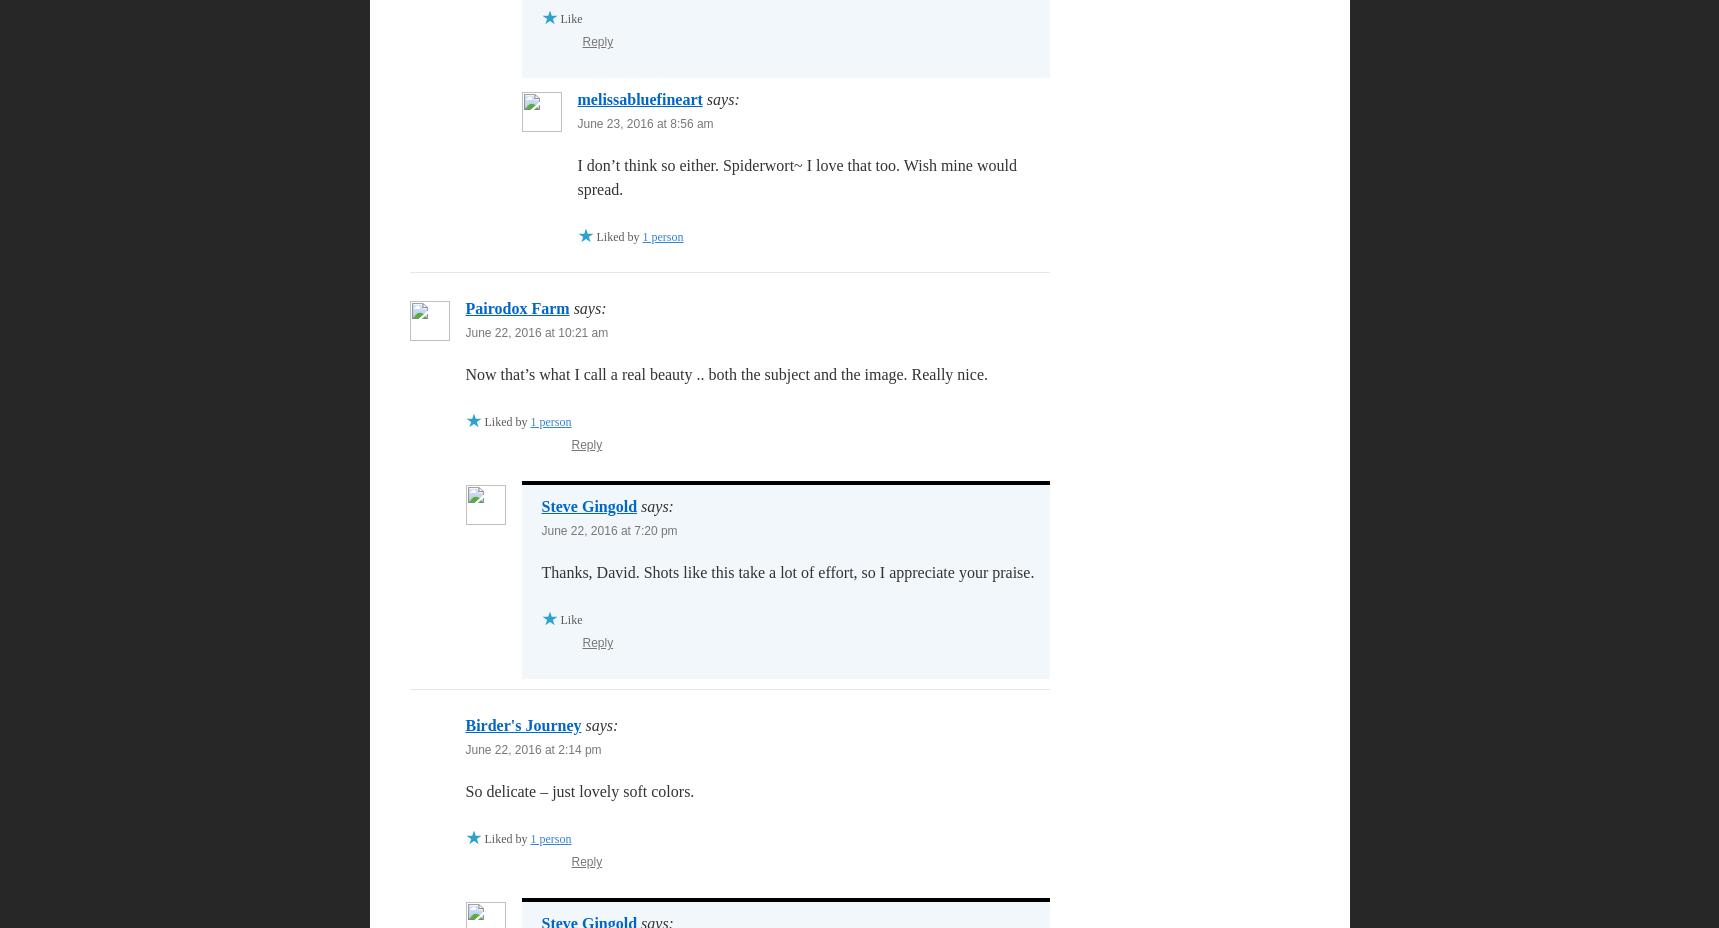  I want to click on 'June 22, 2016 at 7:20 pm', so click(539, 530).